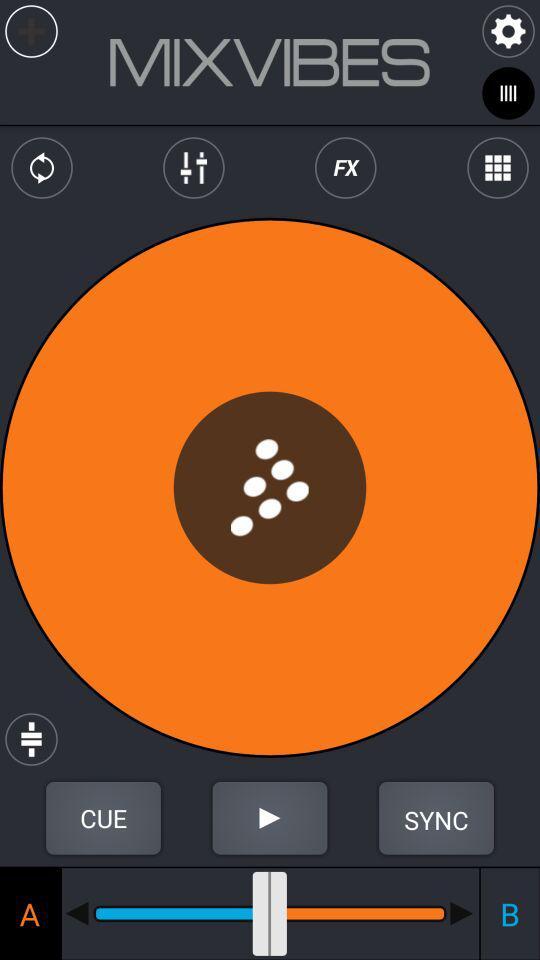  What do you see at coordinates (42, 167) in the screenshot?
I see `repeat` at bounding box center [42, 167].